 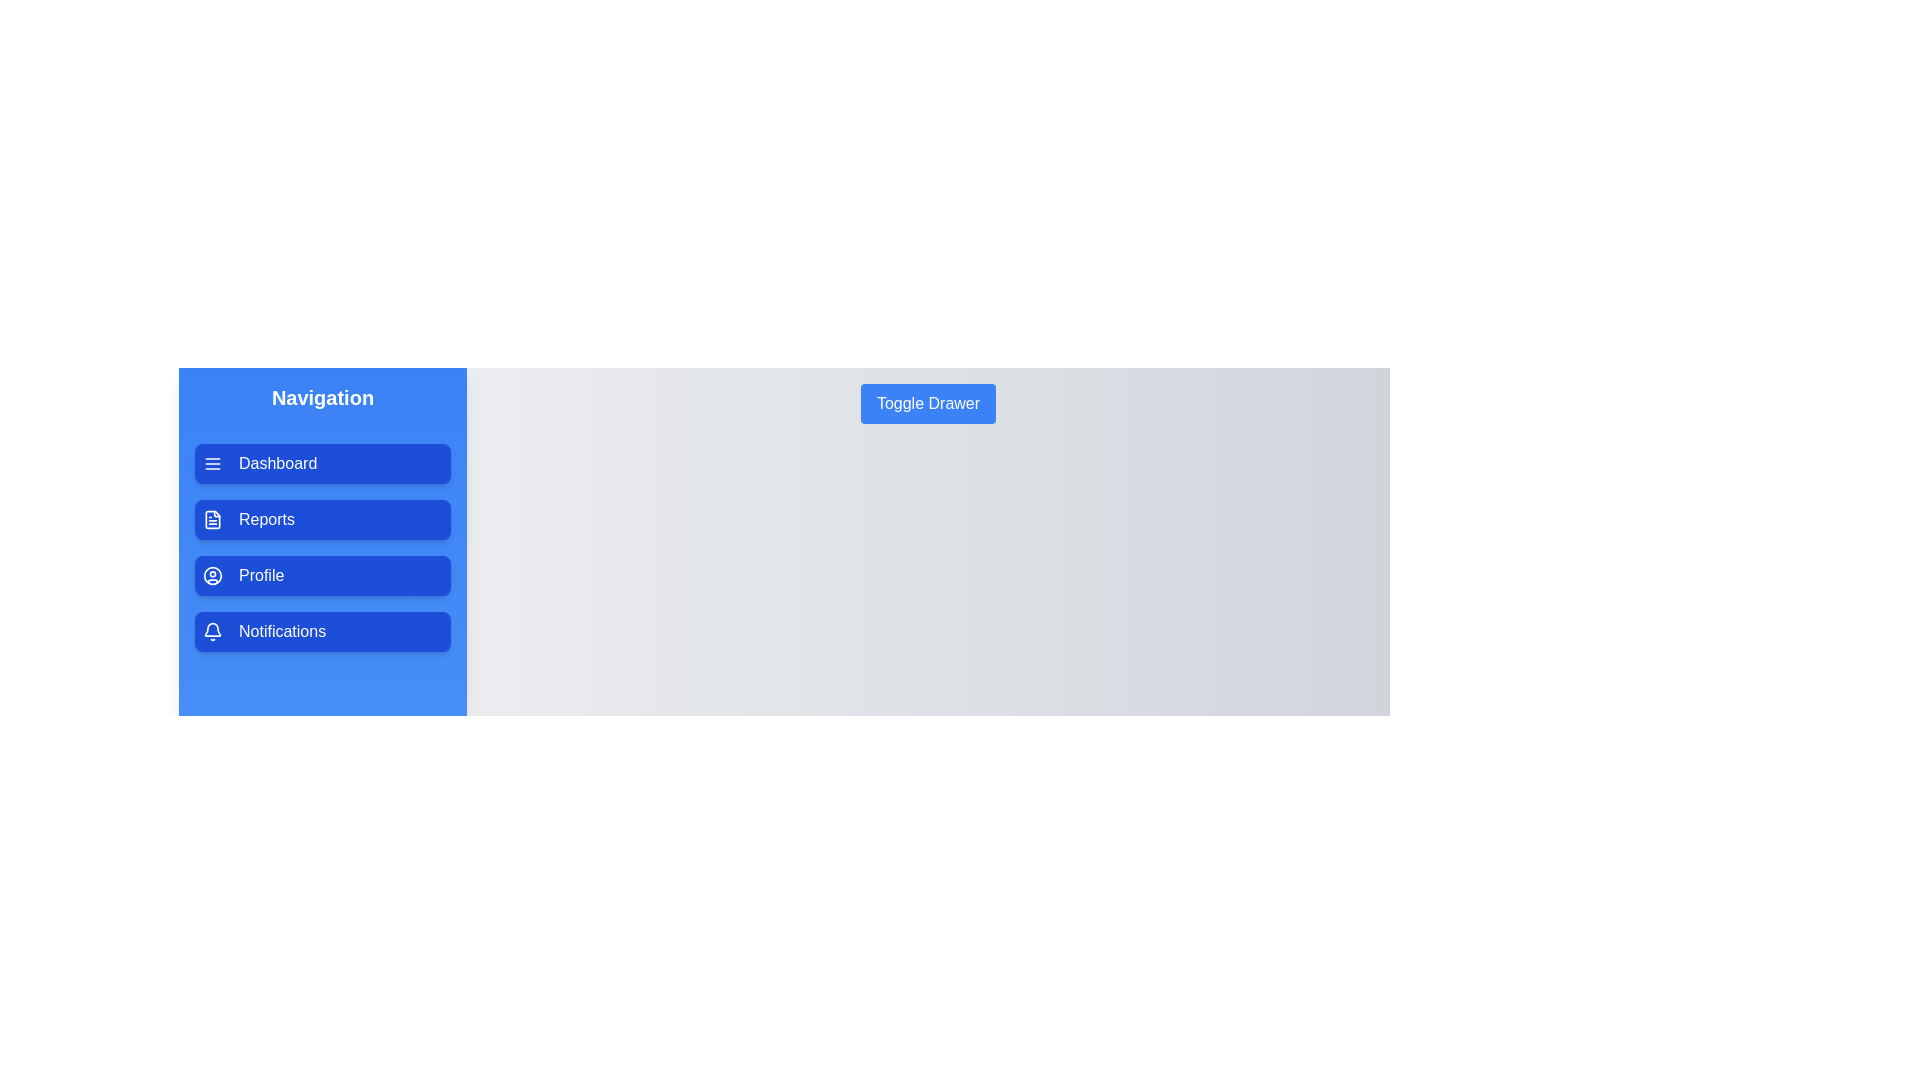 What do you see at coordinates (927, 404) in the screenshot?
I see `the 'Toggle Drawer' button to toggle the drawer` at bounding box center [927, 404].